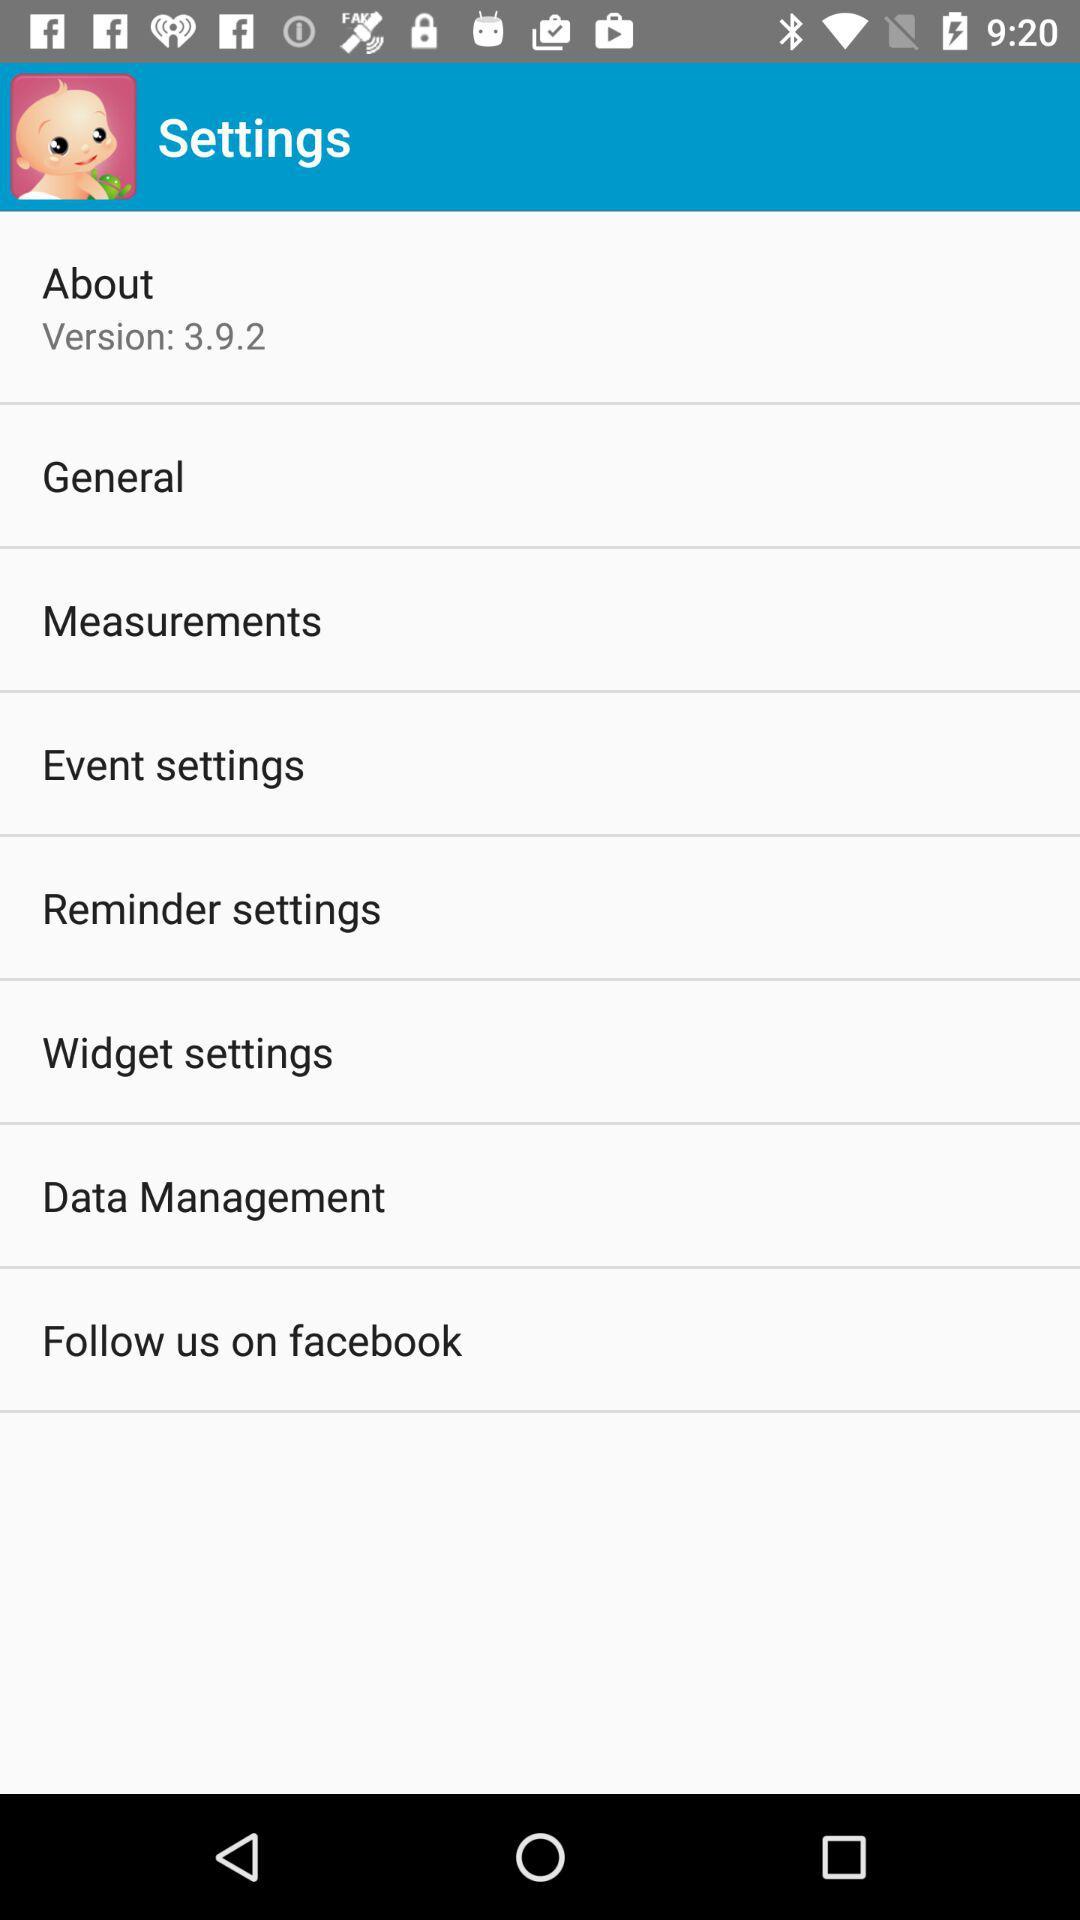 The image size is (1080, 1920). What do you see at coordinates (113, 474) in the screenshot?
I see `icon above the measurements item` at bounding box center [113, 474].